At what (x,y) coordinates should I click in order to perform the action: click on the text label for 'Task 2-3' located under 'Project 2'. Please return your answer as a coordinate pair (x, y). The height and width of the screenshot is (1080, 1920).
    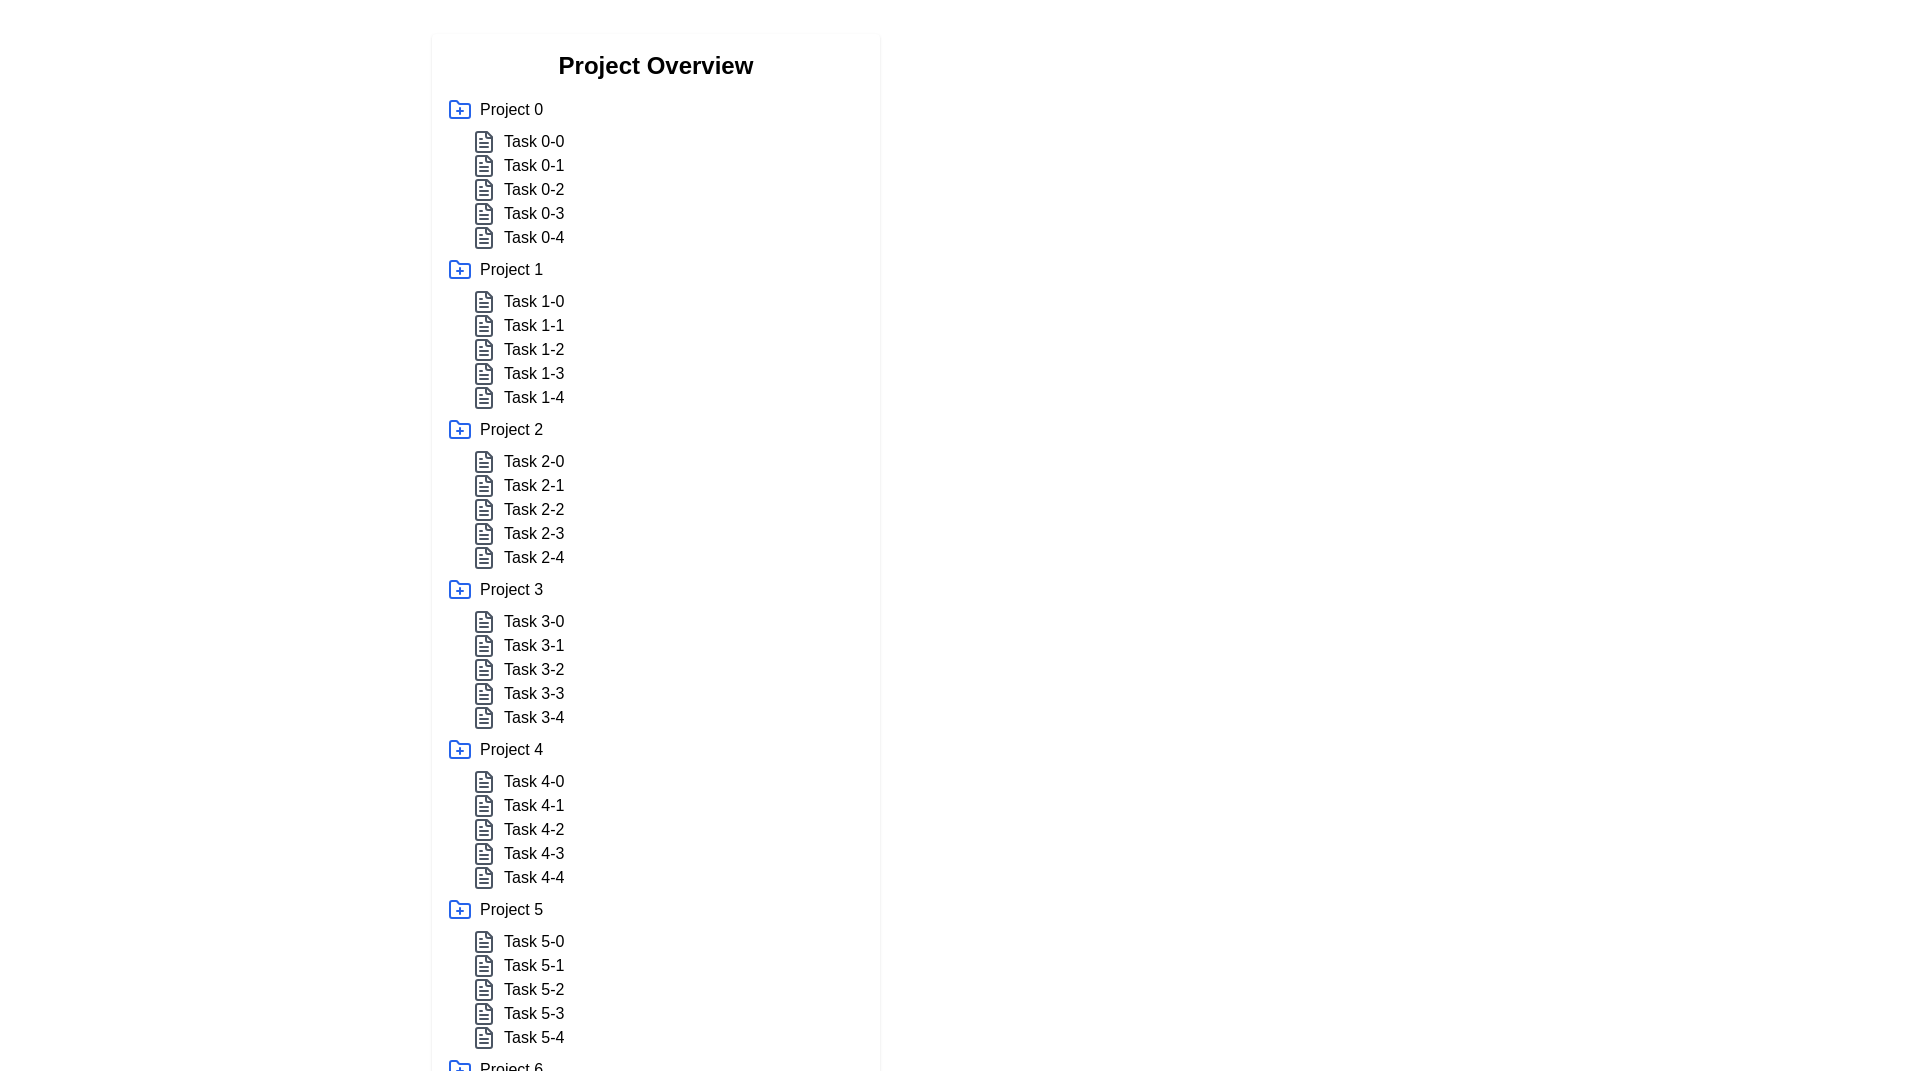
    Looking at the image, I should click on (534, 532).